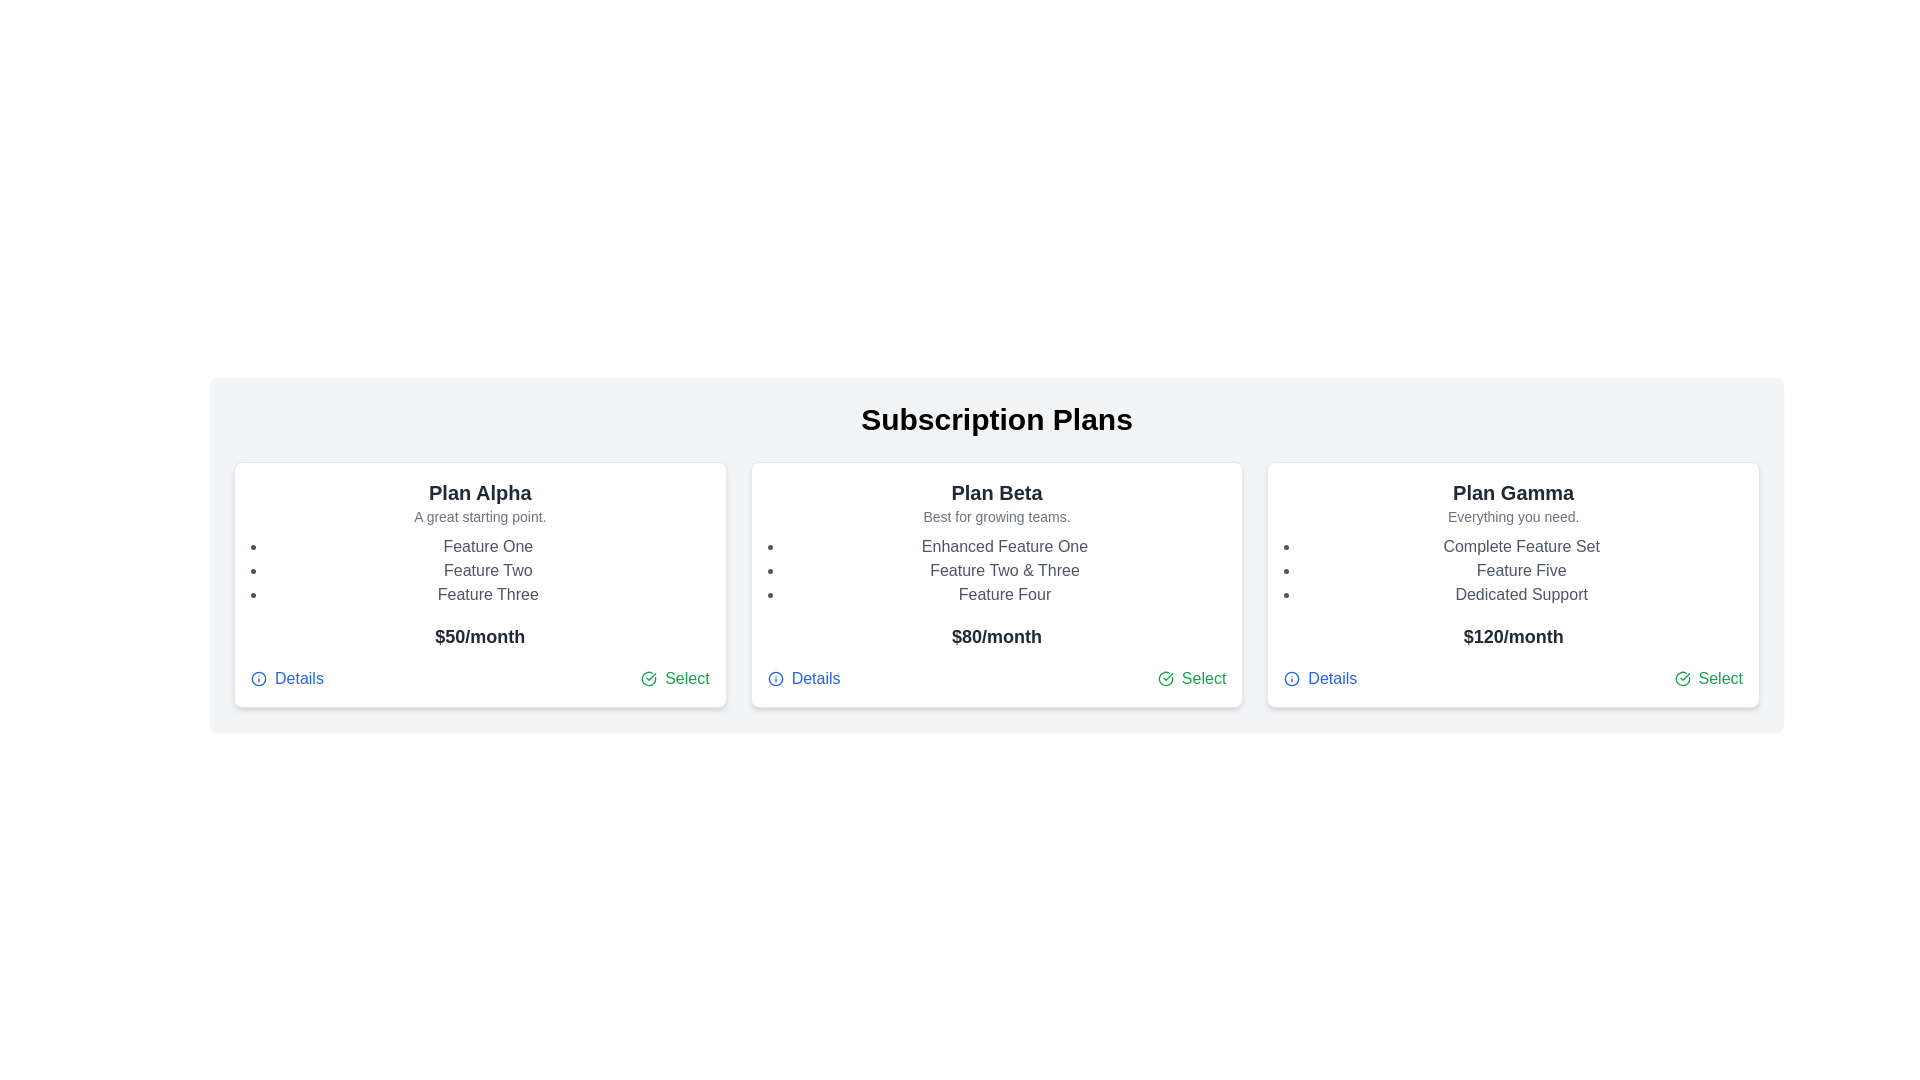 This screenshot has height=1080, width=1920. What do you see at coordinates (1165, 677) in the screenshot?
I see `the subscription plan selection icon located to the left of the 'Select' text in the middle subscription plan card ('Plan Beta')` at bounding box center [1165, 677].